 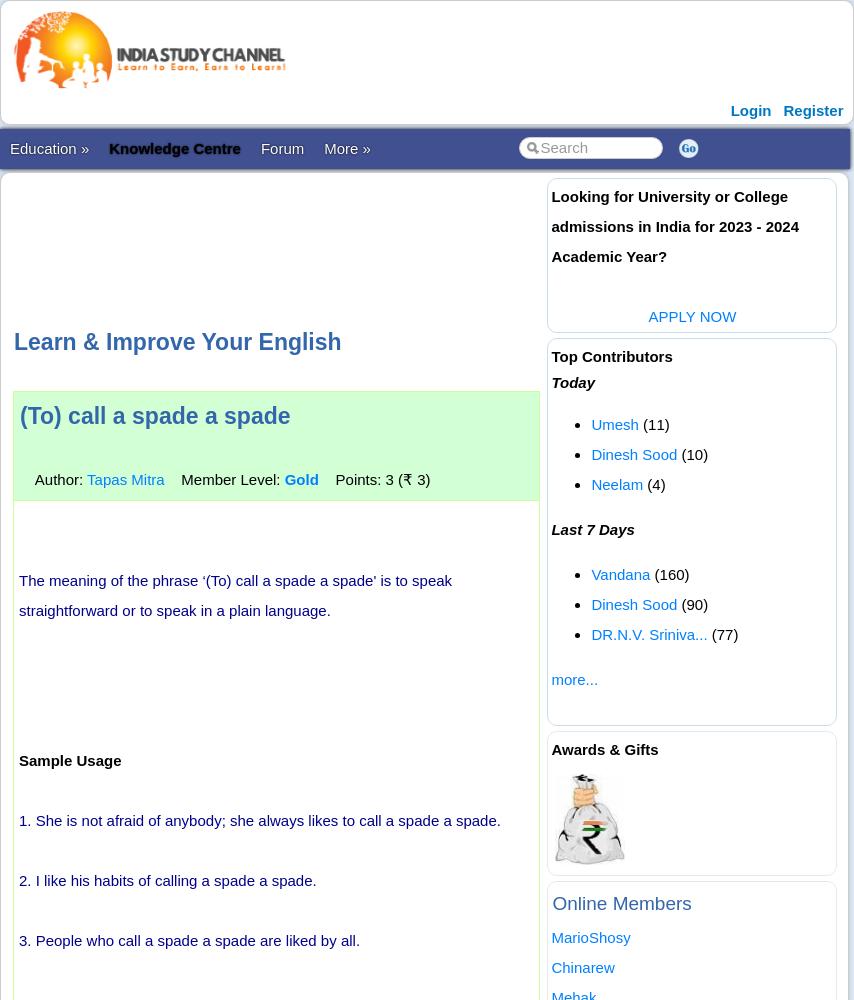 I want to click on 'Awards & Gifts', so click(x=604, y=747).